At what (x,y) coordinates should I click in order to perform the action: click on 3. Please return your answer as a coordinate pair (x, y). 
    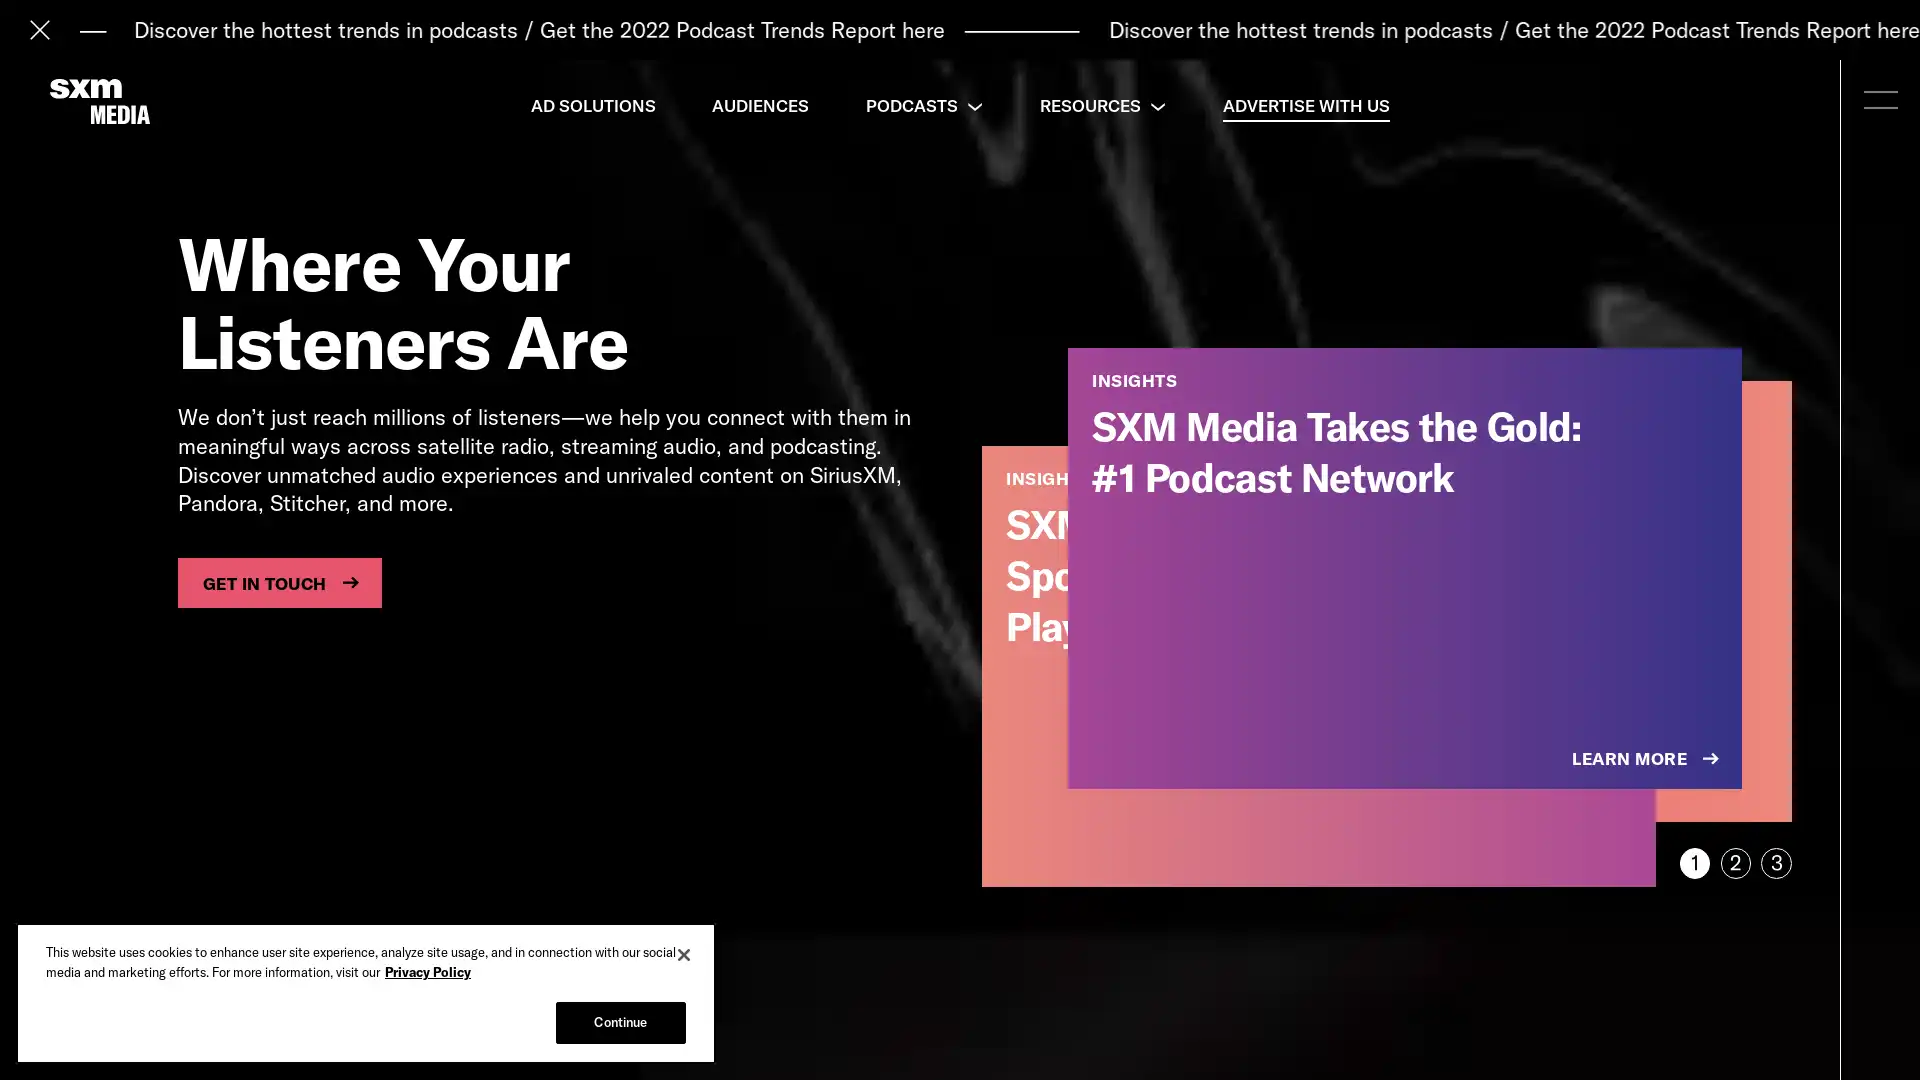
    Looking at the image, I should click on (1776, 862).